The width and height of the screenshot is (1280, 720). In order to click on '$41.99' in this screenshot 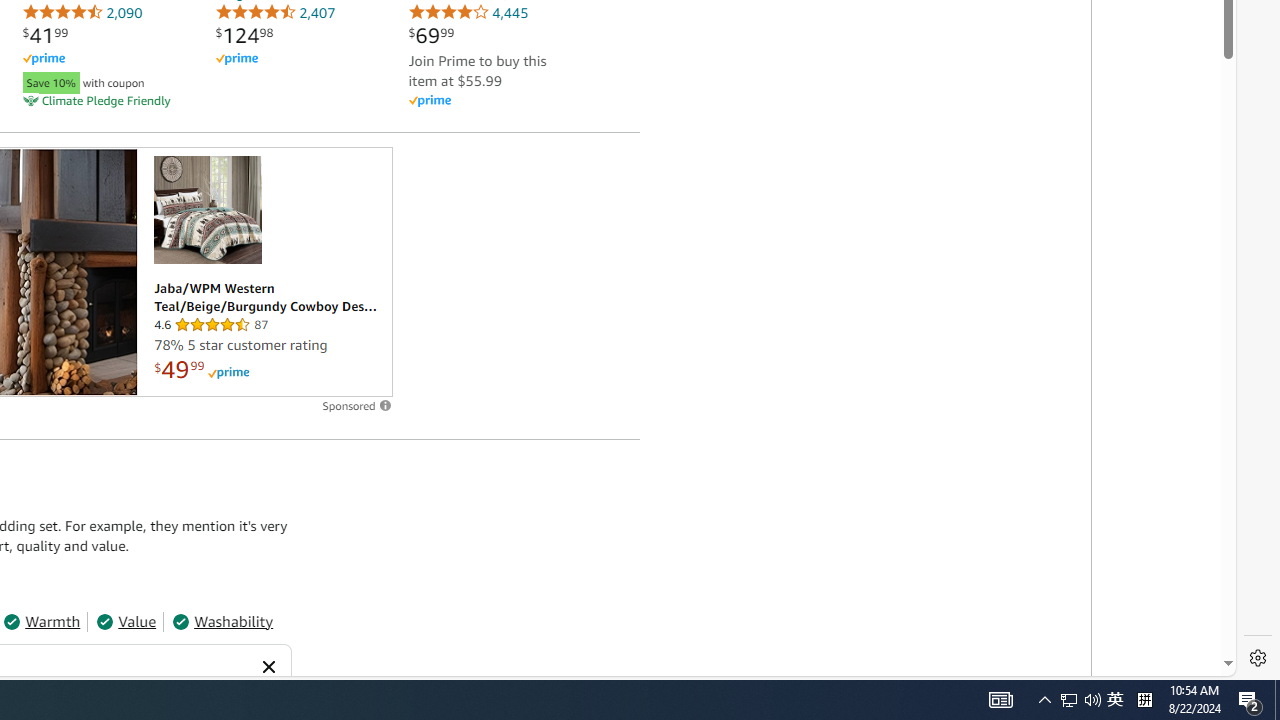, I will do `click(45, 35)`.